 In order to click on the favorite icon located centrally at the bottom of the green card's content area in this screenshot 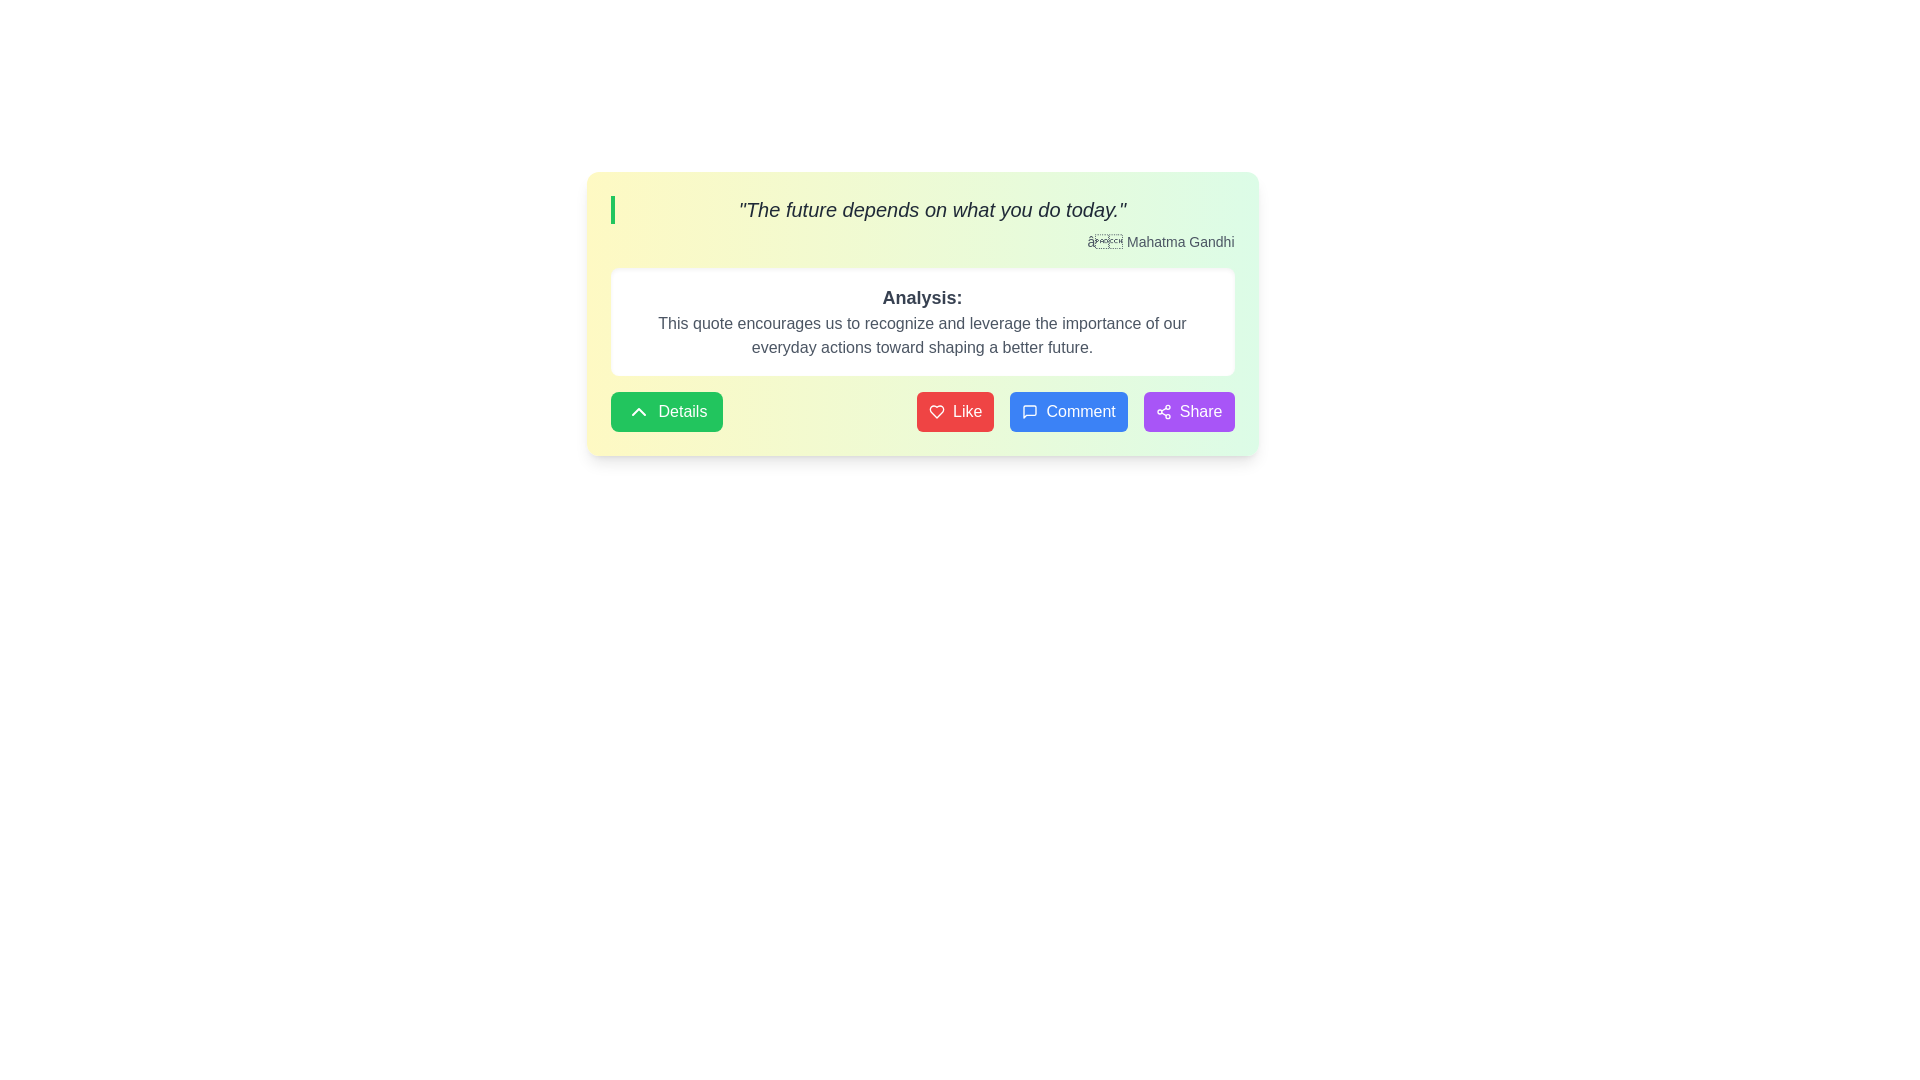, I will do `click(936, 411)`.